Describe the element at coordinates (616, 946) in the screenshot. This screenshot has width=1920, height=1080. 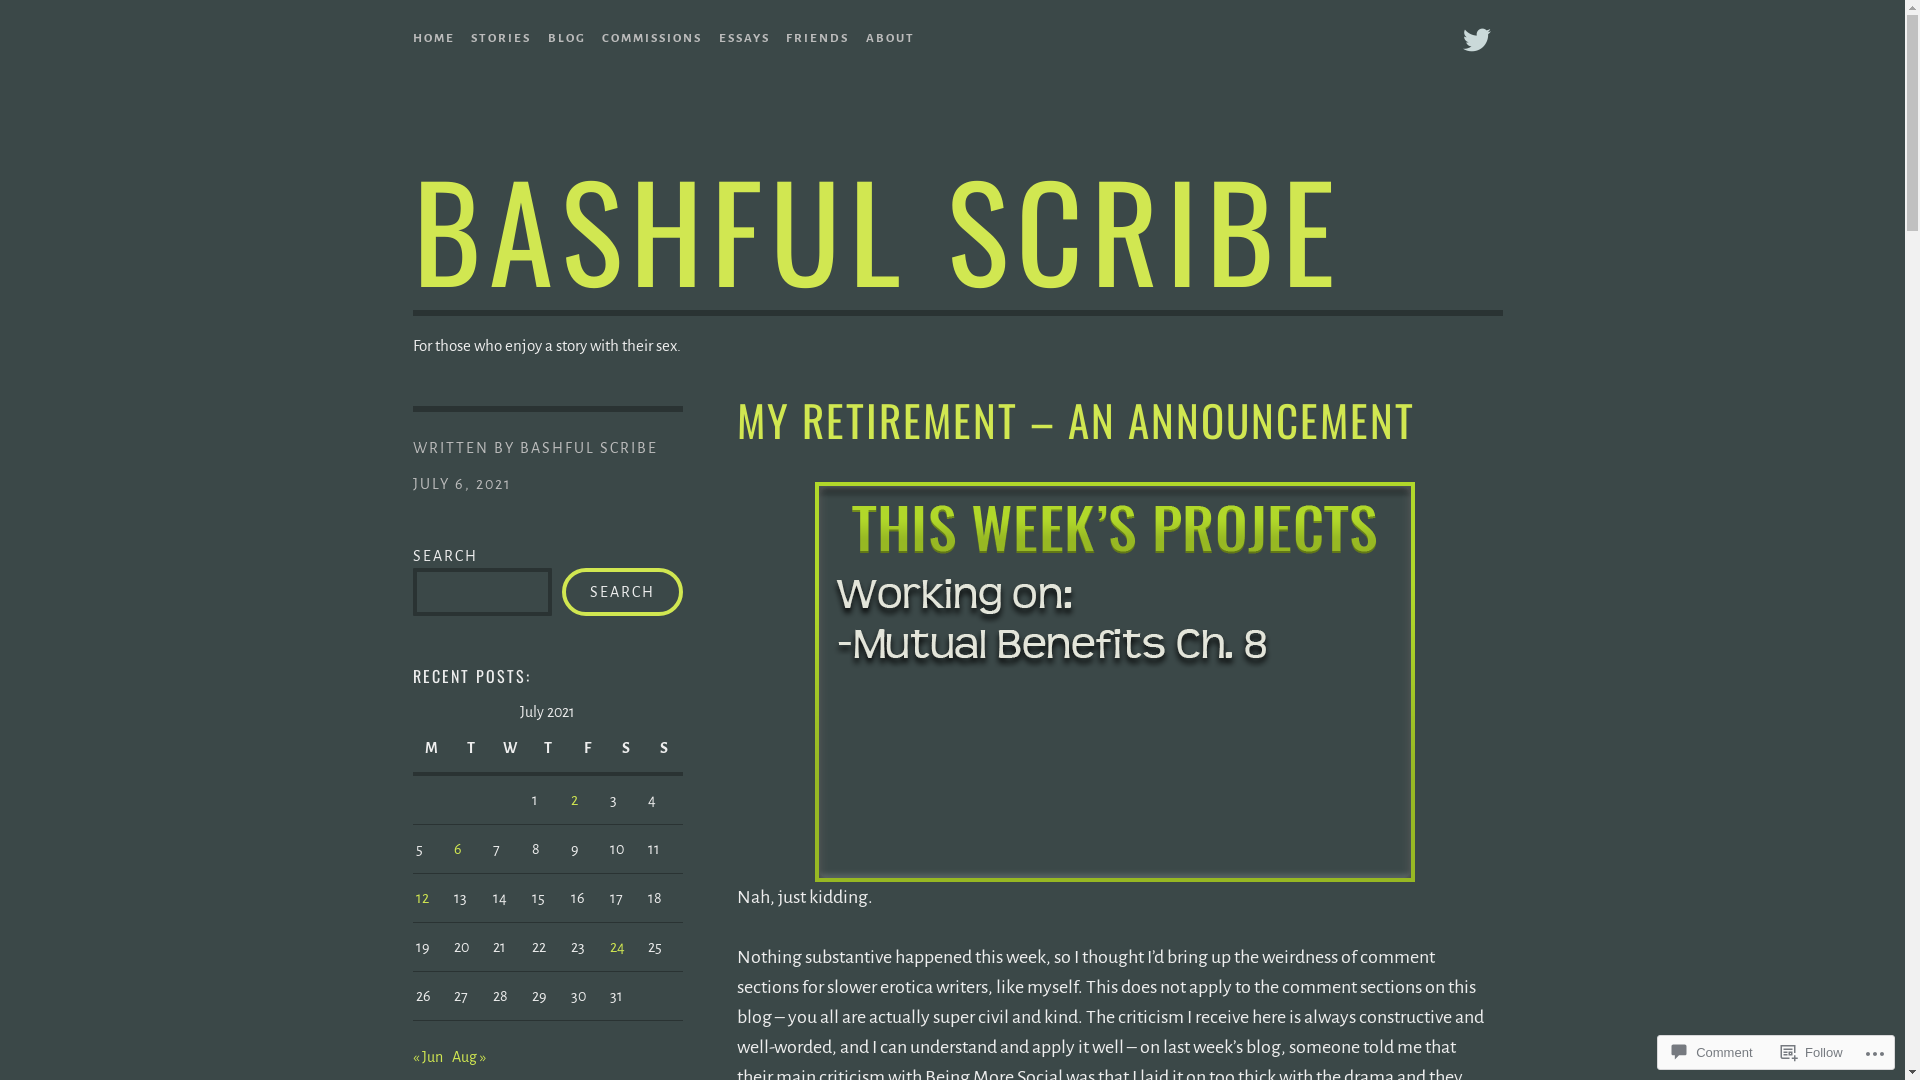
I see `'24'` at that location.